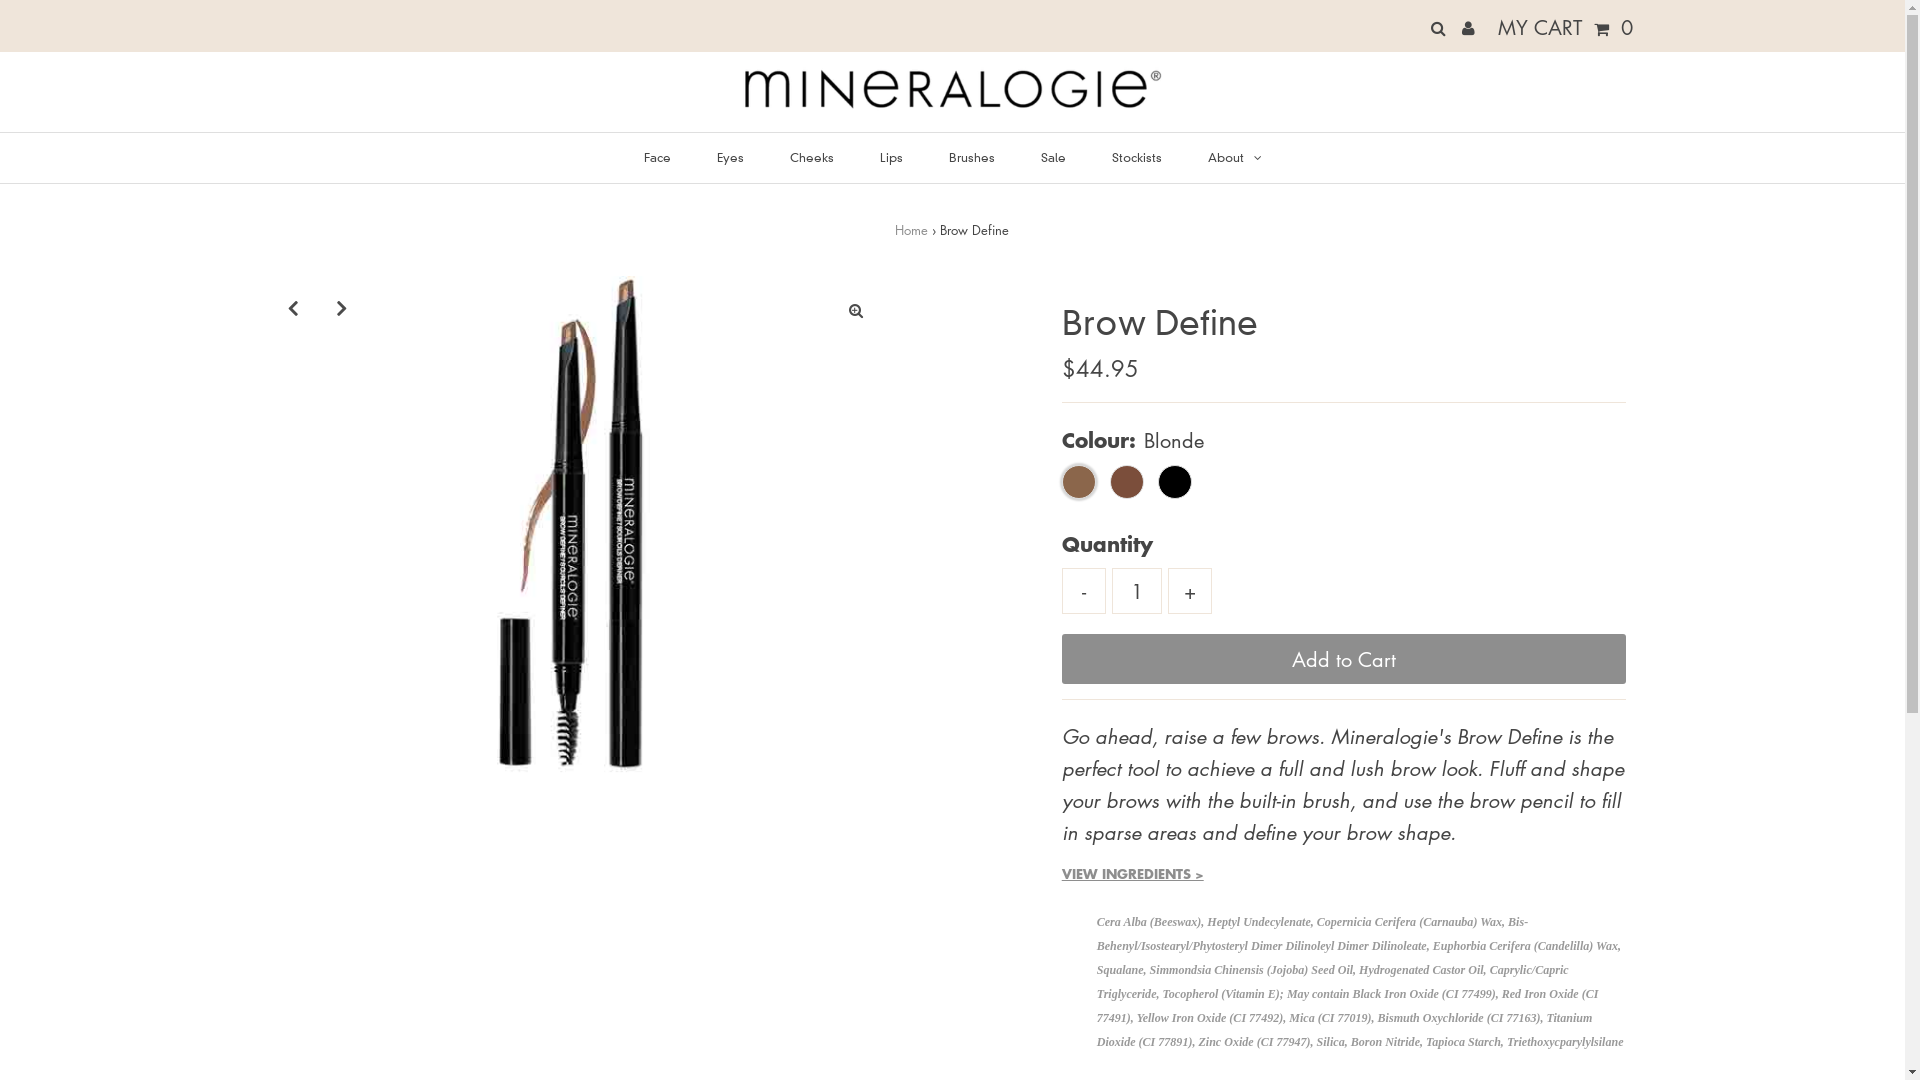 Image resolution: width=1920 pixels, height=1080 pixels. Describe the element at coordinates (970, 157) in the screenshot. I see `'Brushes'` at that location.